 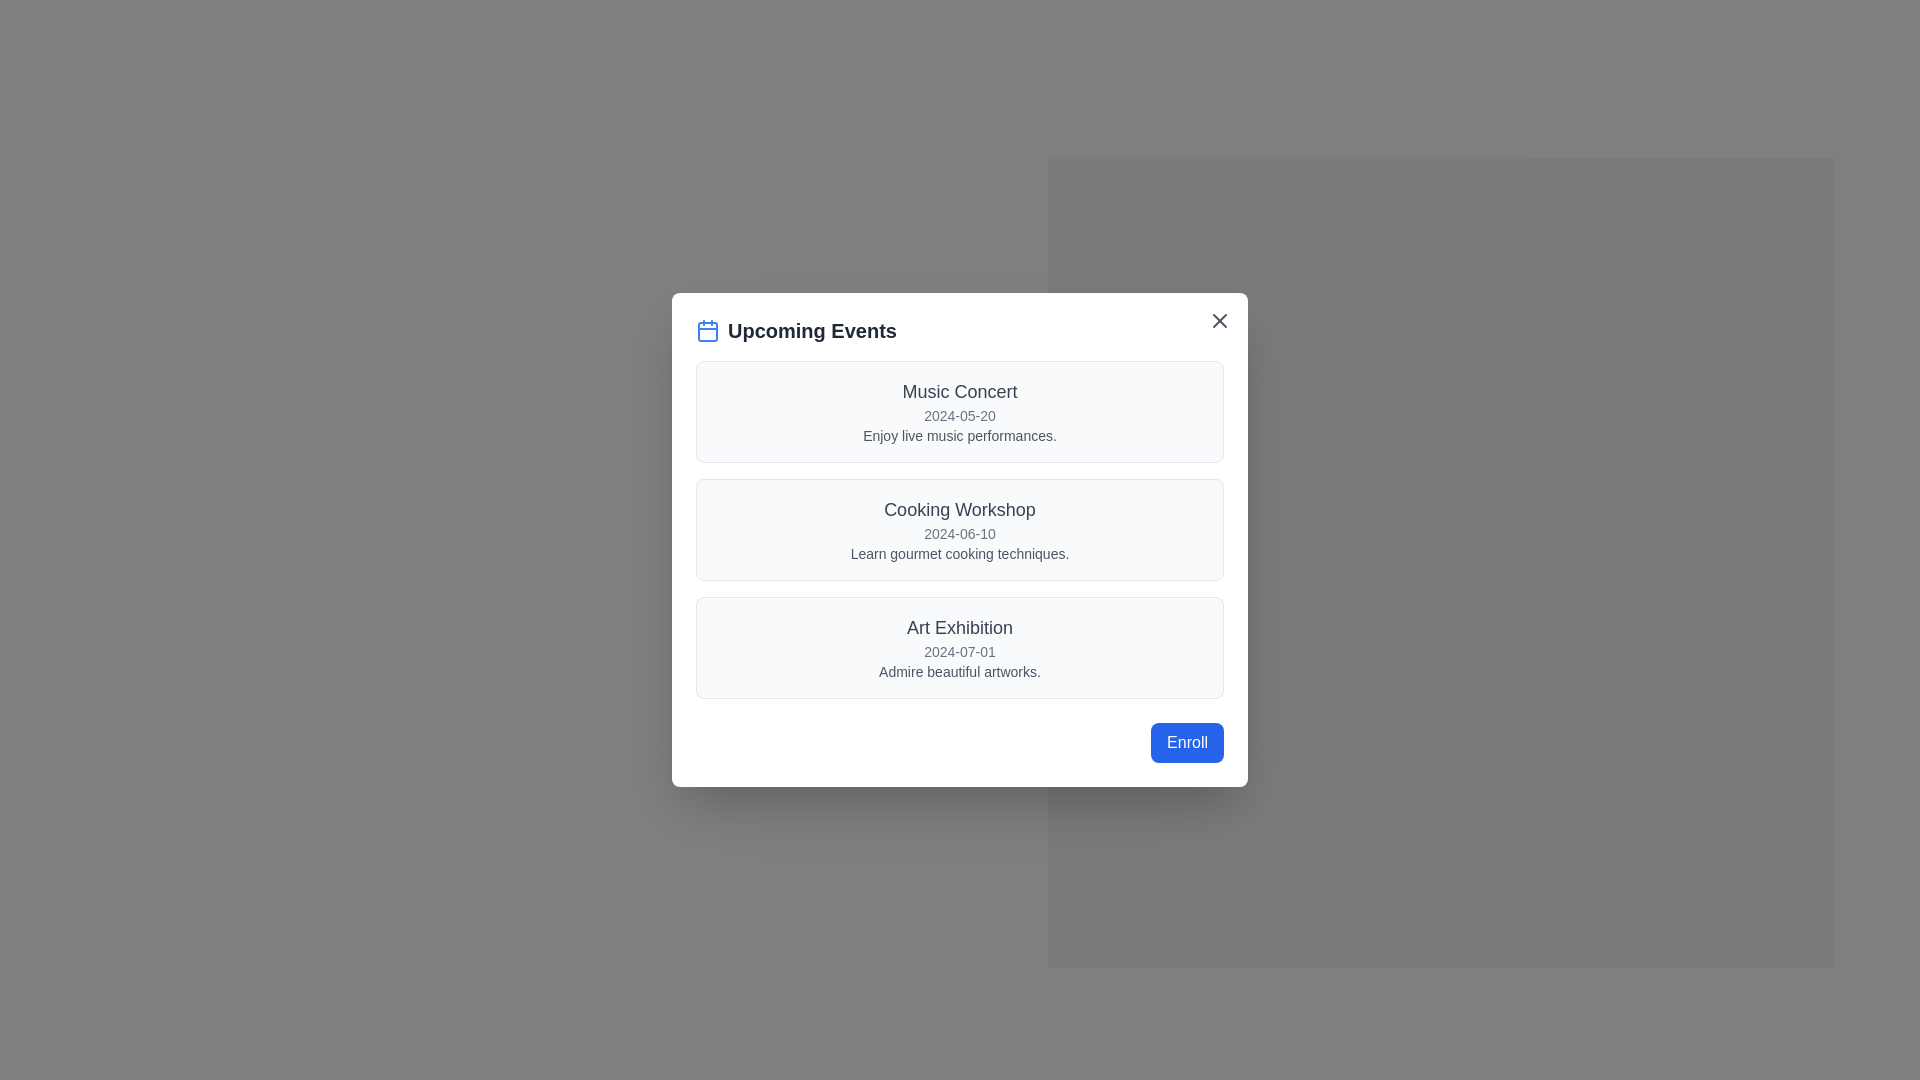 I want to click on the text element displaying 'Enjoy live music performances.' located beneath the date '2024-05-20' in the 'Music Concert' section of the 'Upcoming Events' card, so click(x=960, y=434).